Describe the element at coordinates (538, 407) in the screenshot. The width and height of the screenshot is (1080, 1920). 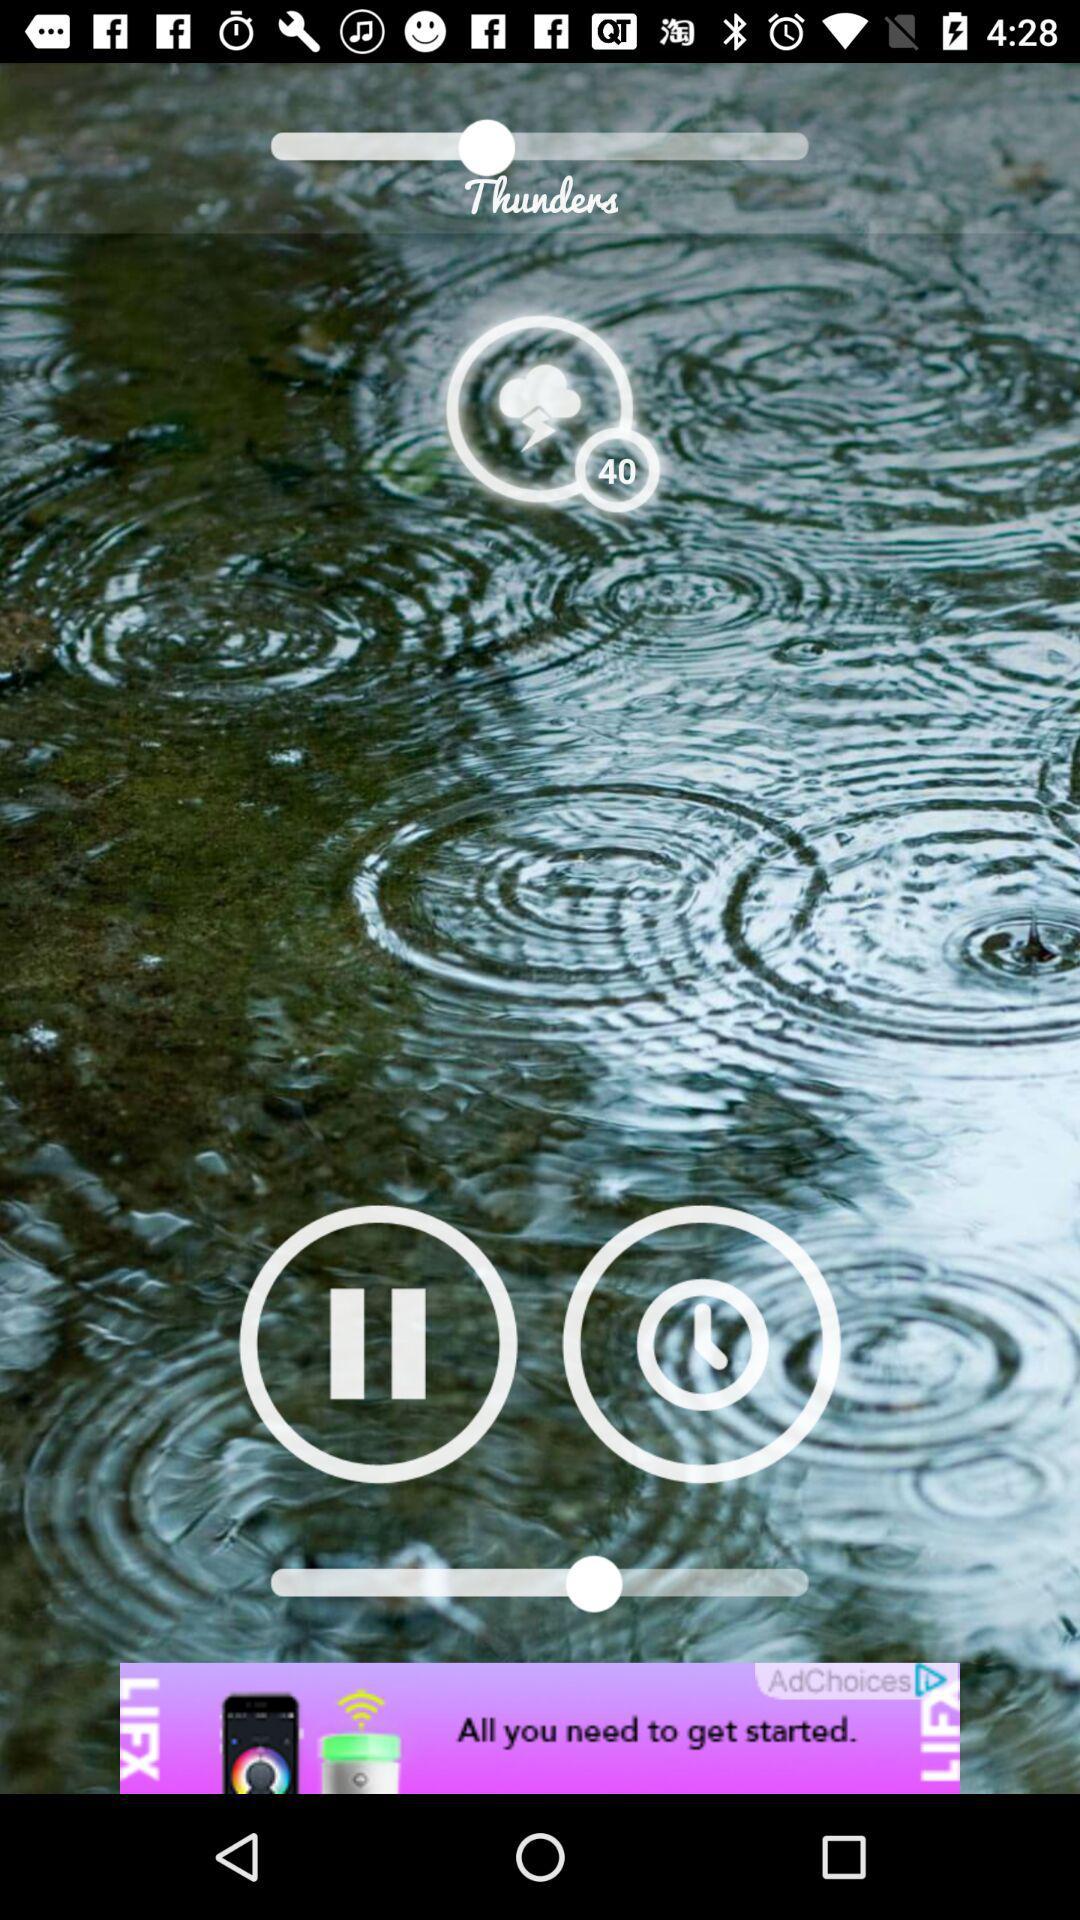
I see `open weather information` at that location.